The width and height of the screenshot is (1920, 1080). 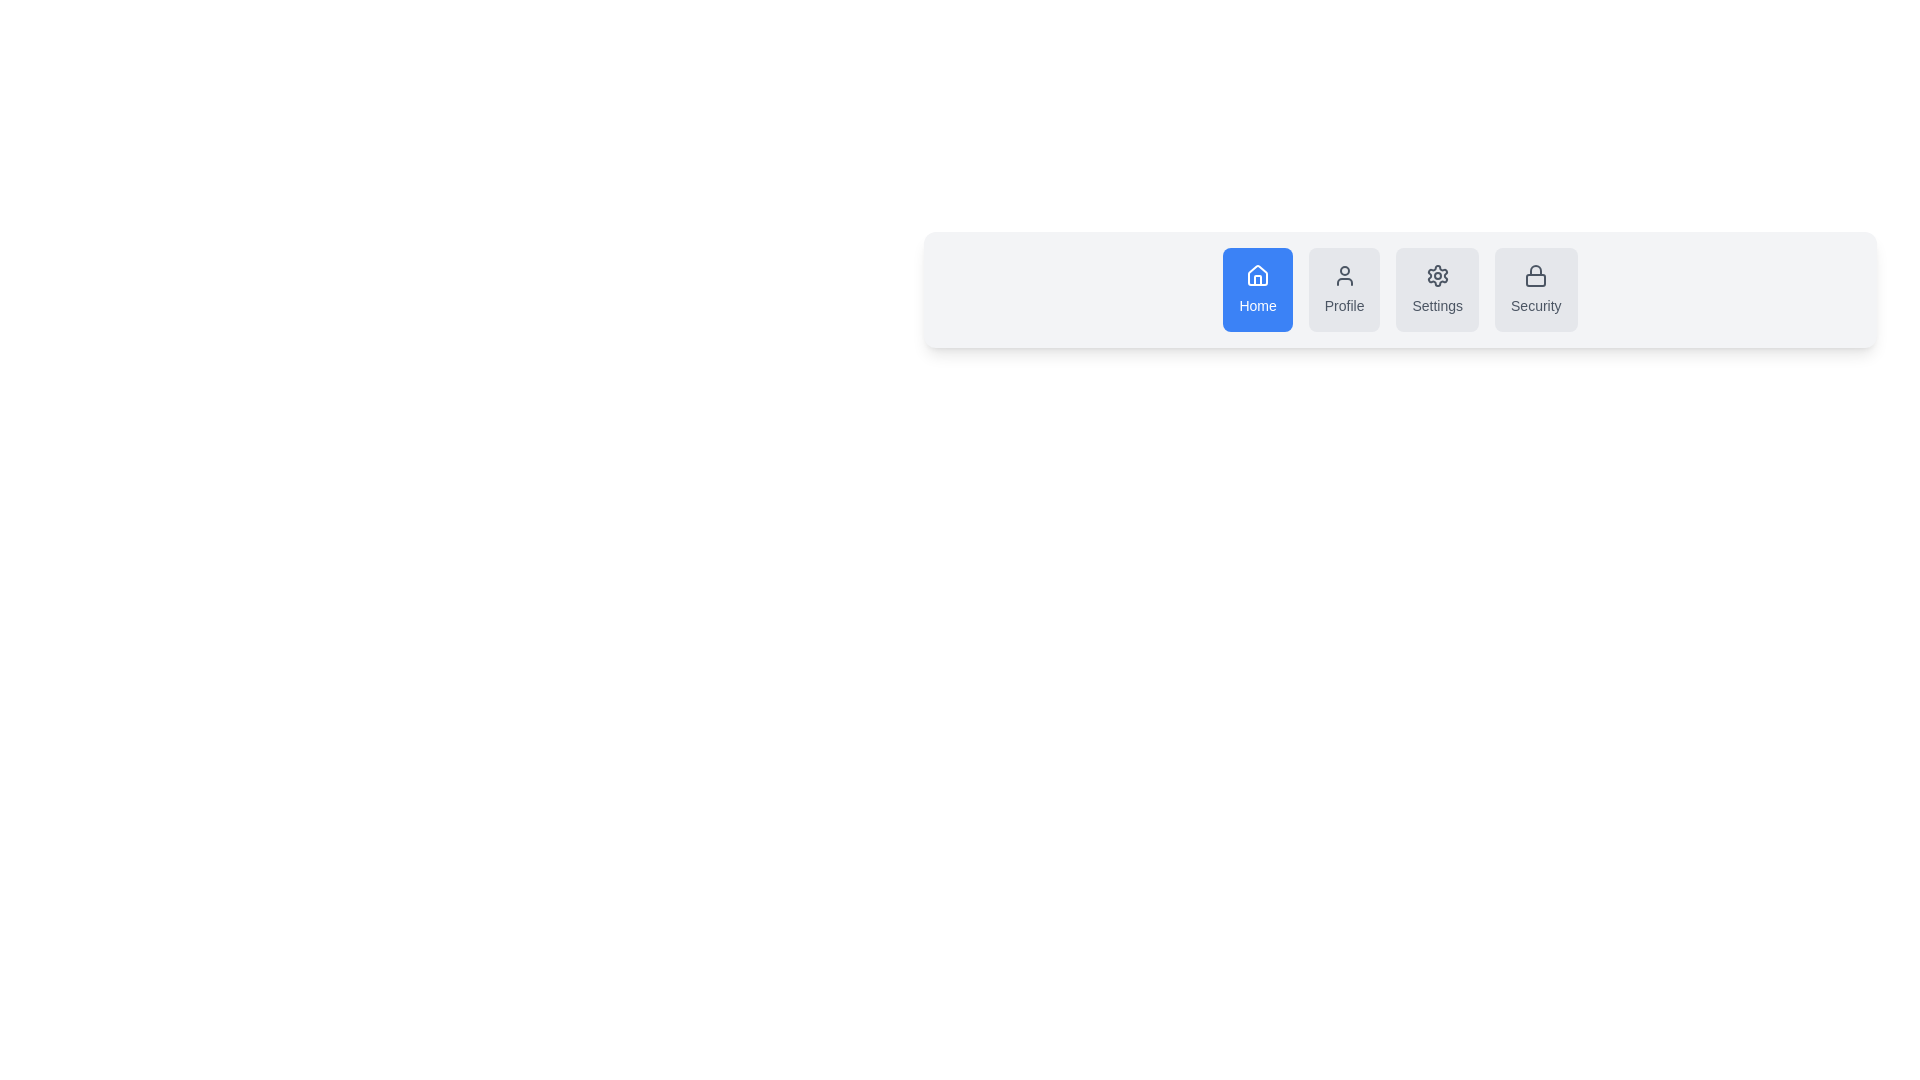 I want to click on the Settings button, so click(x=1435, y=289).